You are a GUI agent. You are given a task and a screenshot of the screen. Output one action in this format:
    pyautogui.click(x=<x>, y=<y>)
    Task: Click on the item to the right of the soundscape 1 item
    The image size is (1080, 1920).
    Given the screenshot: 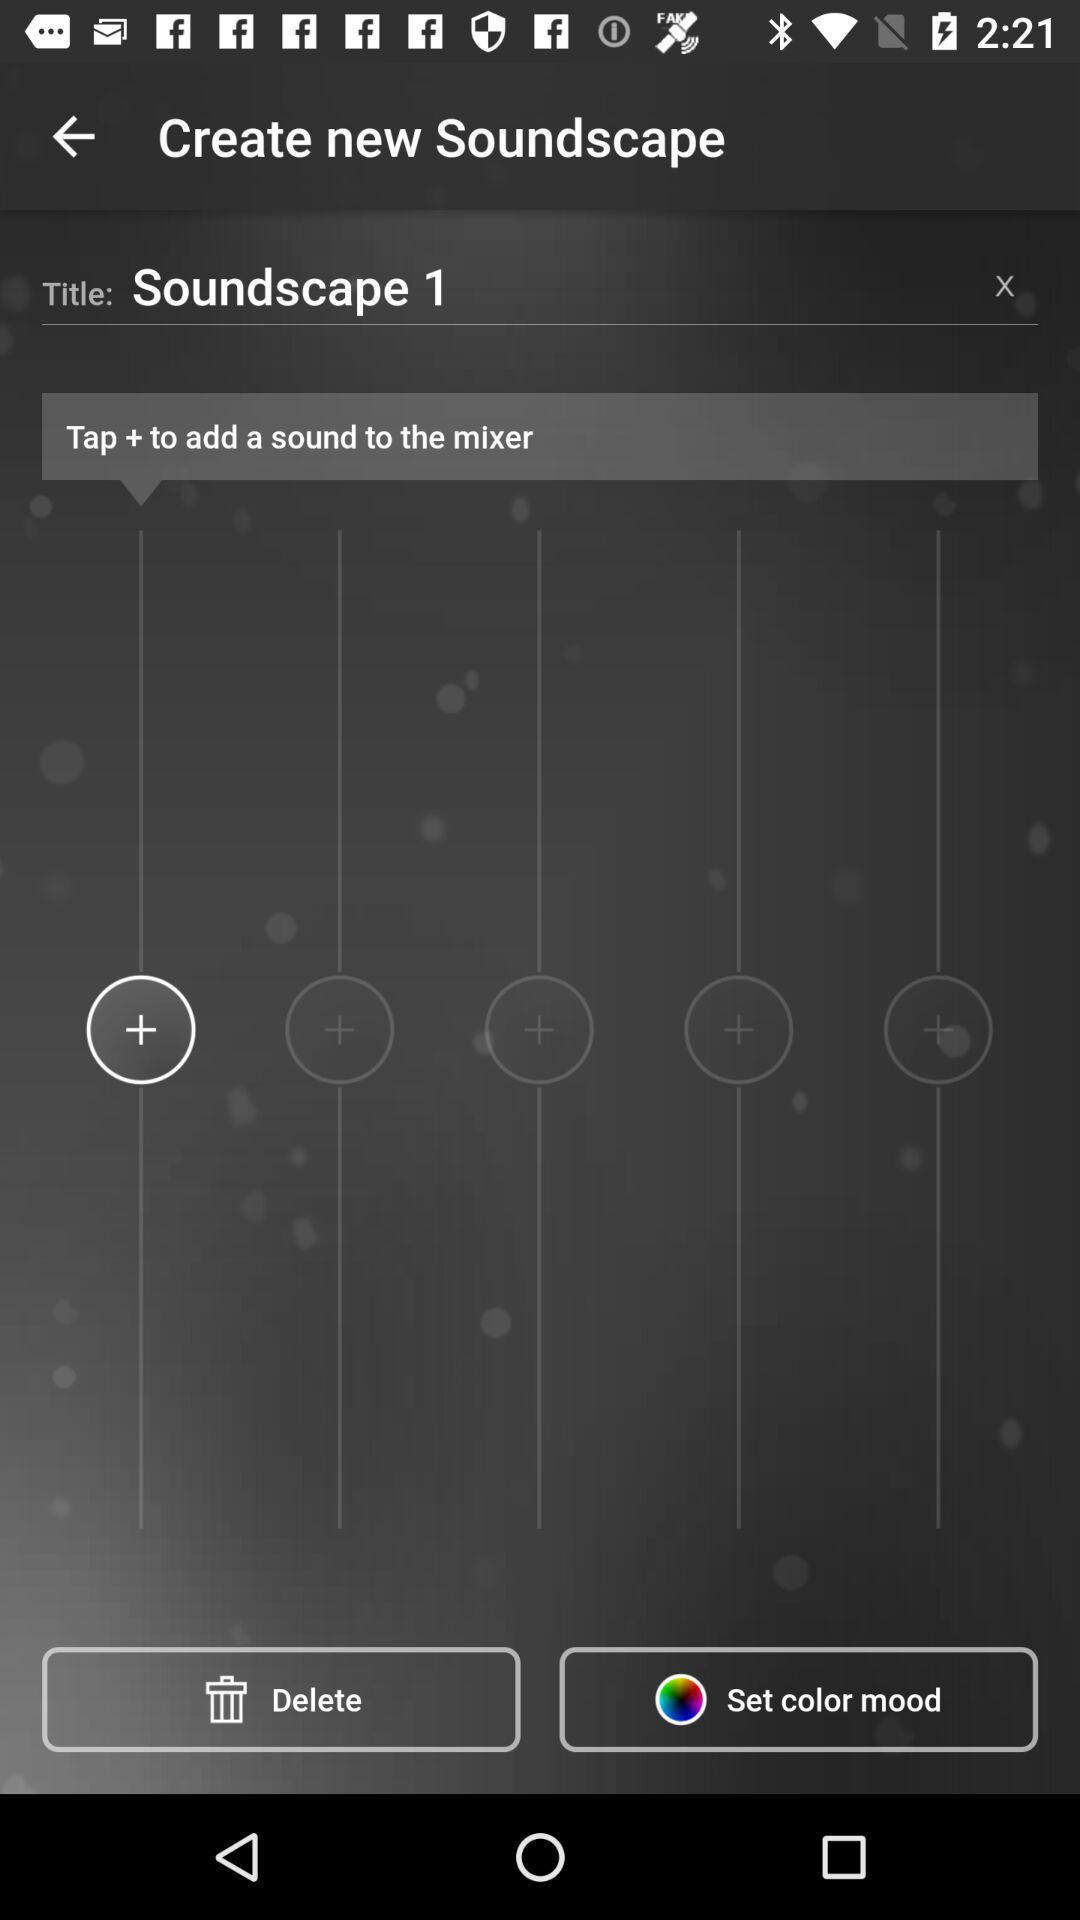 What is the action you would take?
    pyautogui.click(x=1005, y=284)
    